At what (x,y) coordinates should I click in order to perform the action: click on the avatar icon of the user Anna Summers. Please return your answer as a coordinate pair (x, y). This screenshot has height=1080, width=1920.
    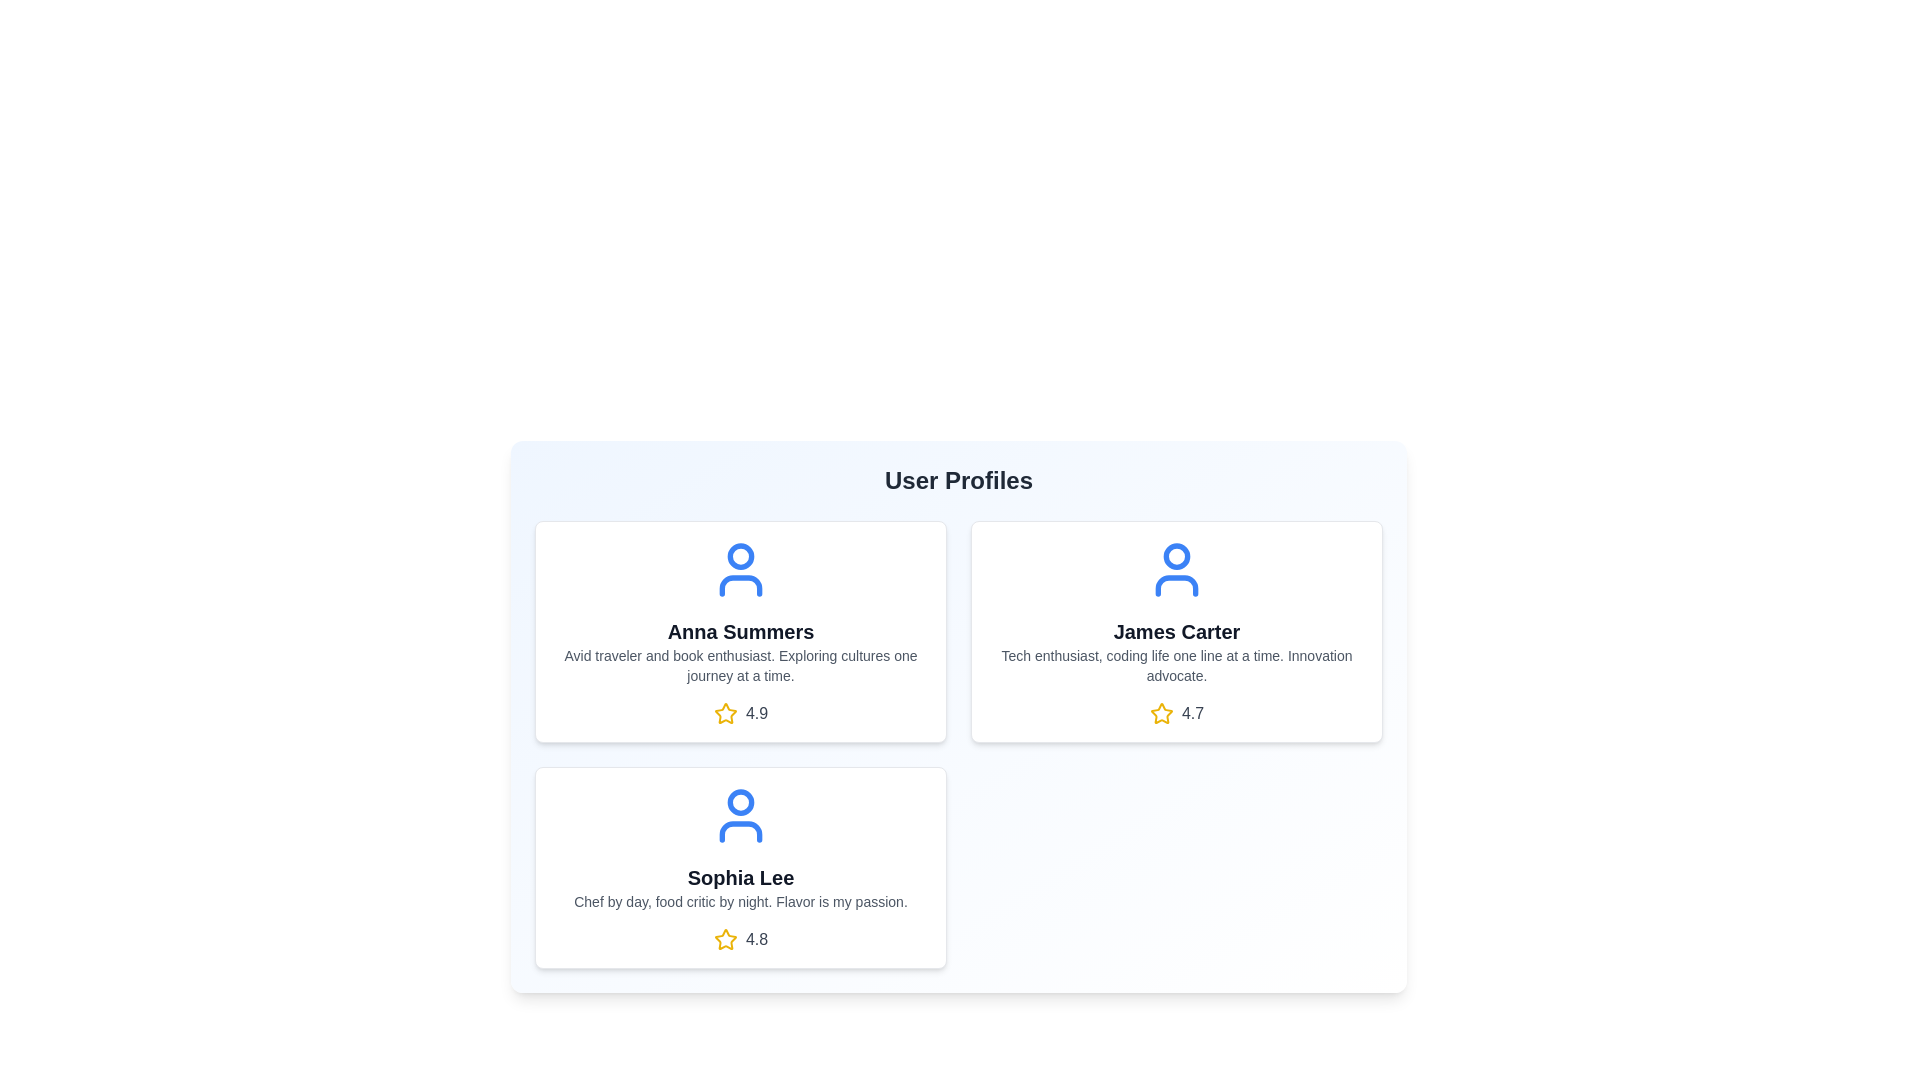
    Looking at the image, I should click on (739, 570).